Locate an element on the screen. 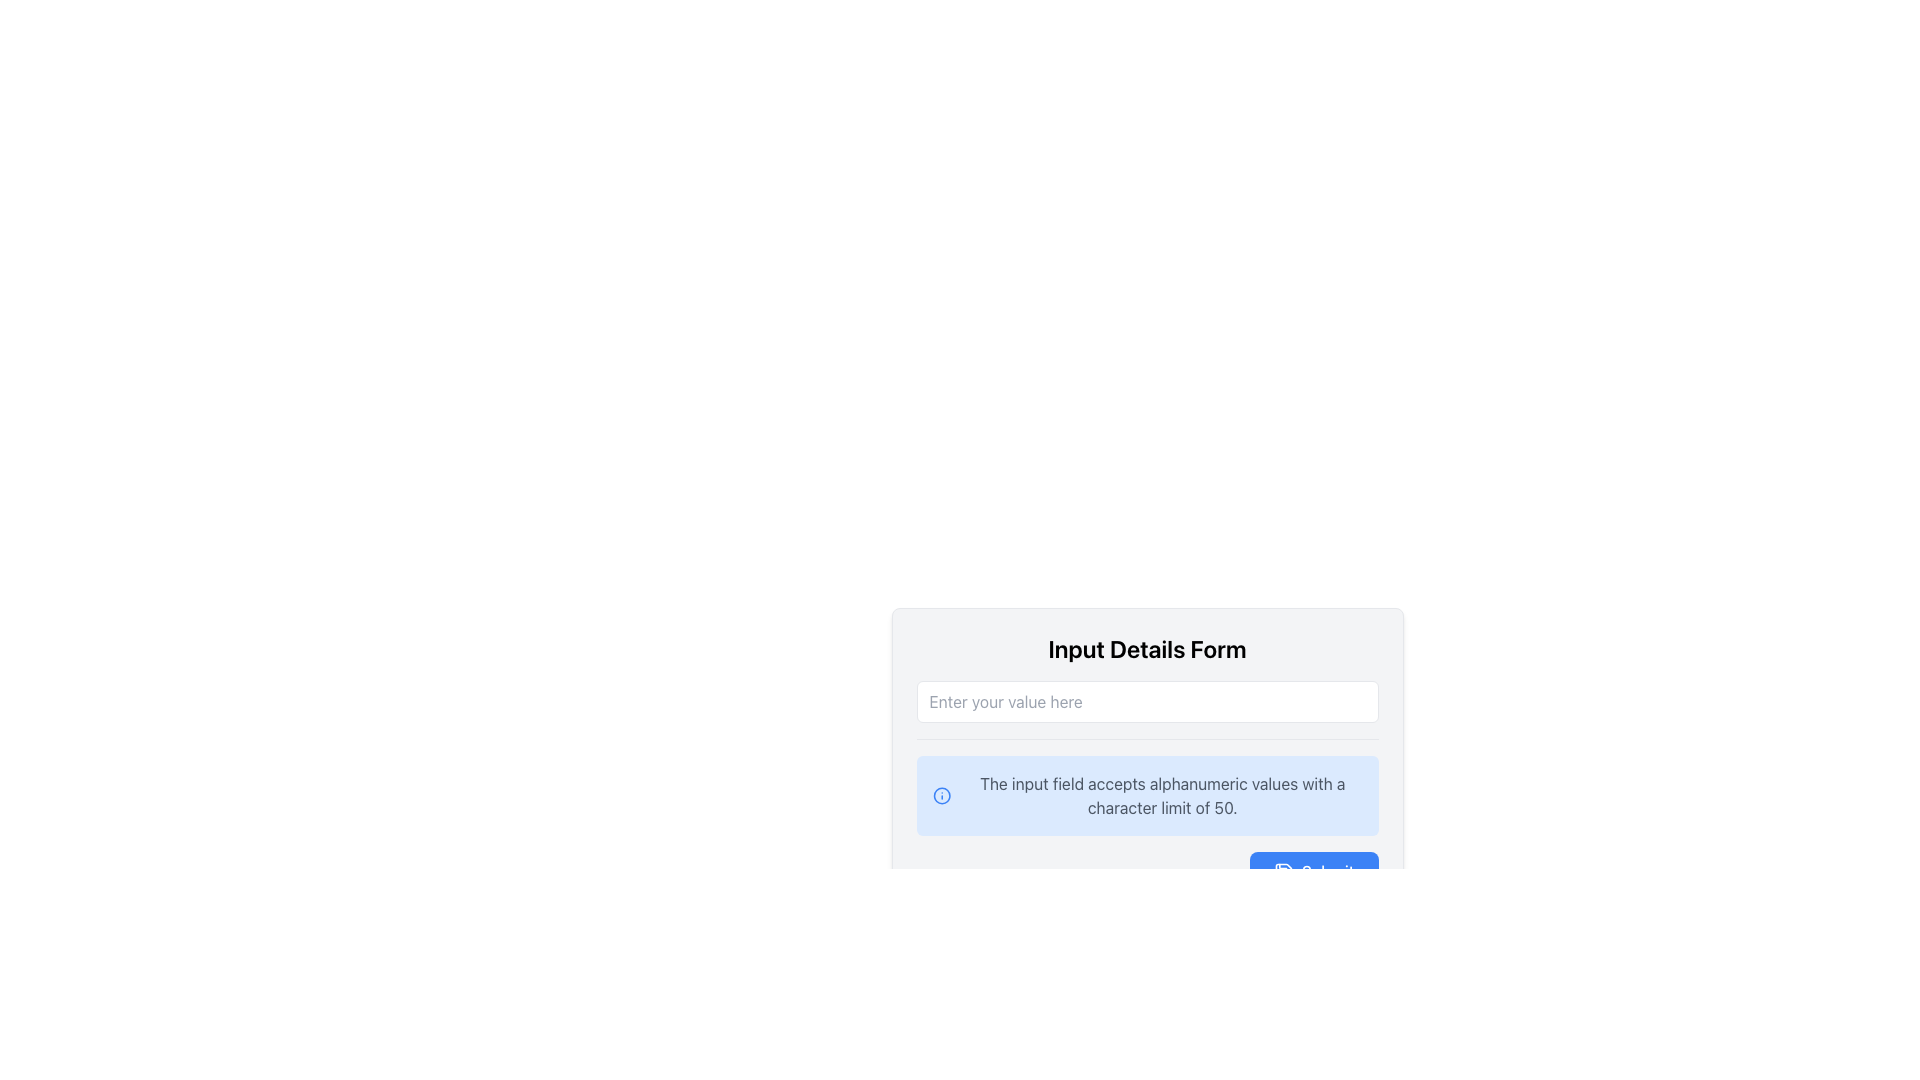 Image resolution: width=1920 pixels, height=1080 pixels. SVG circle element that is part of an icon with a light blue color scheme, located to the left of the character limit text within a blue background box is located at coordinates (940, 794).